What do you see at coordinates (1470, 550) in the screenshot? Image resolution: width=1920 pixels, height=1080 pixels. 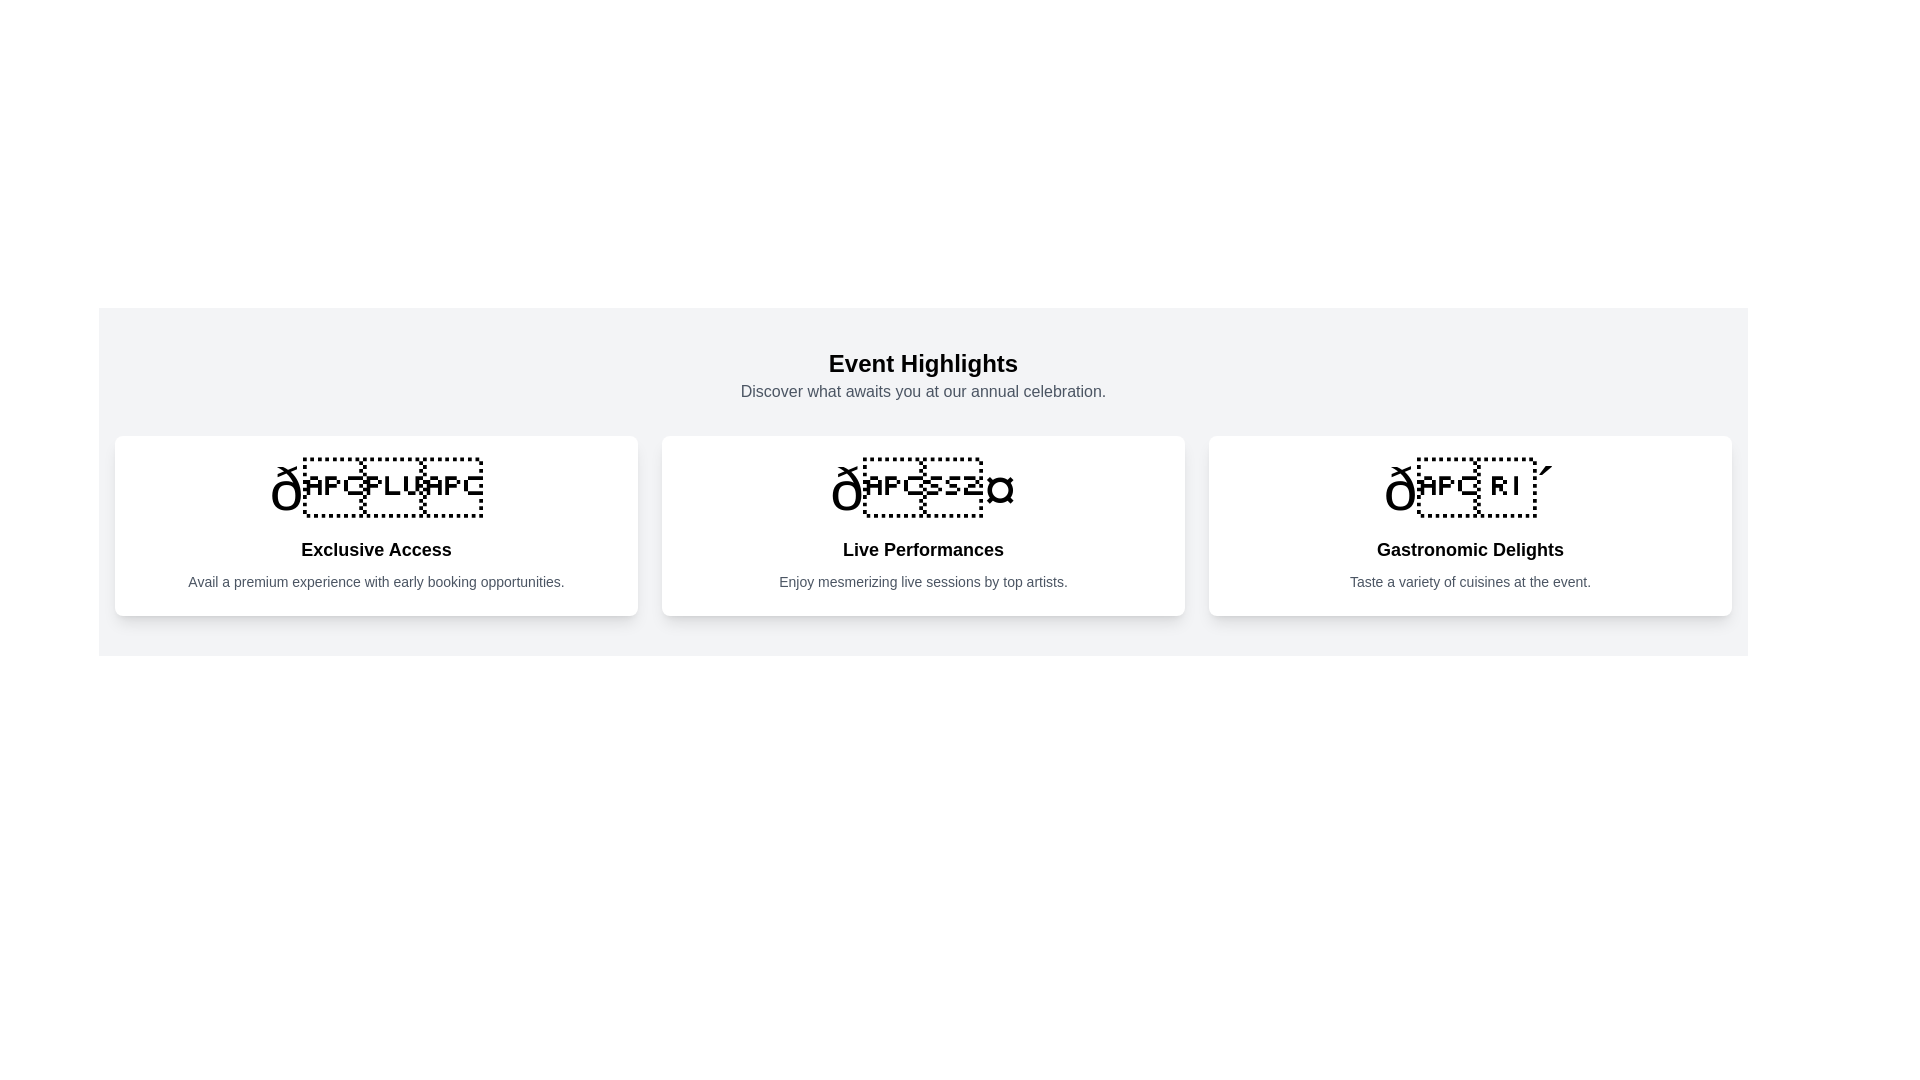 I see `text label displaying 'Gastronomic Delights' which is styled in bold black font, located at the center of the rightmost feature card` at bounding box center [1470, 550].